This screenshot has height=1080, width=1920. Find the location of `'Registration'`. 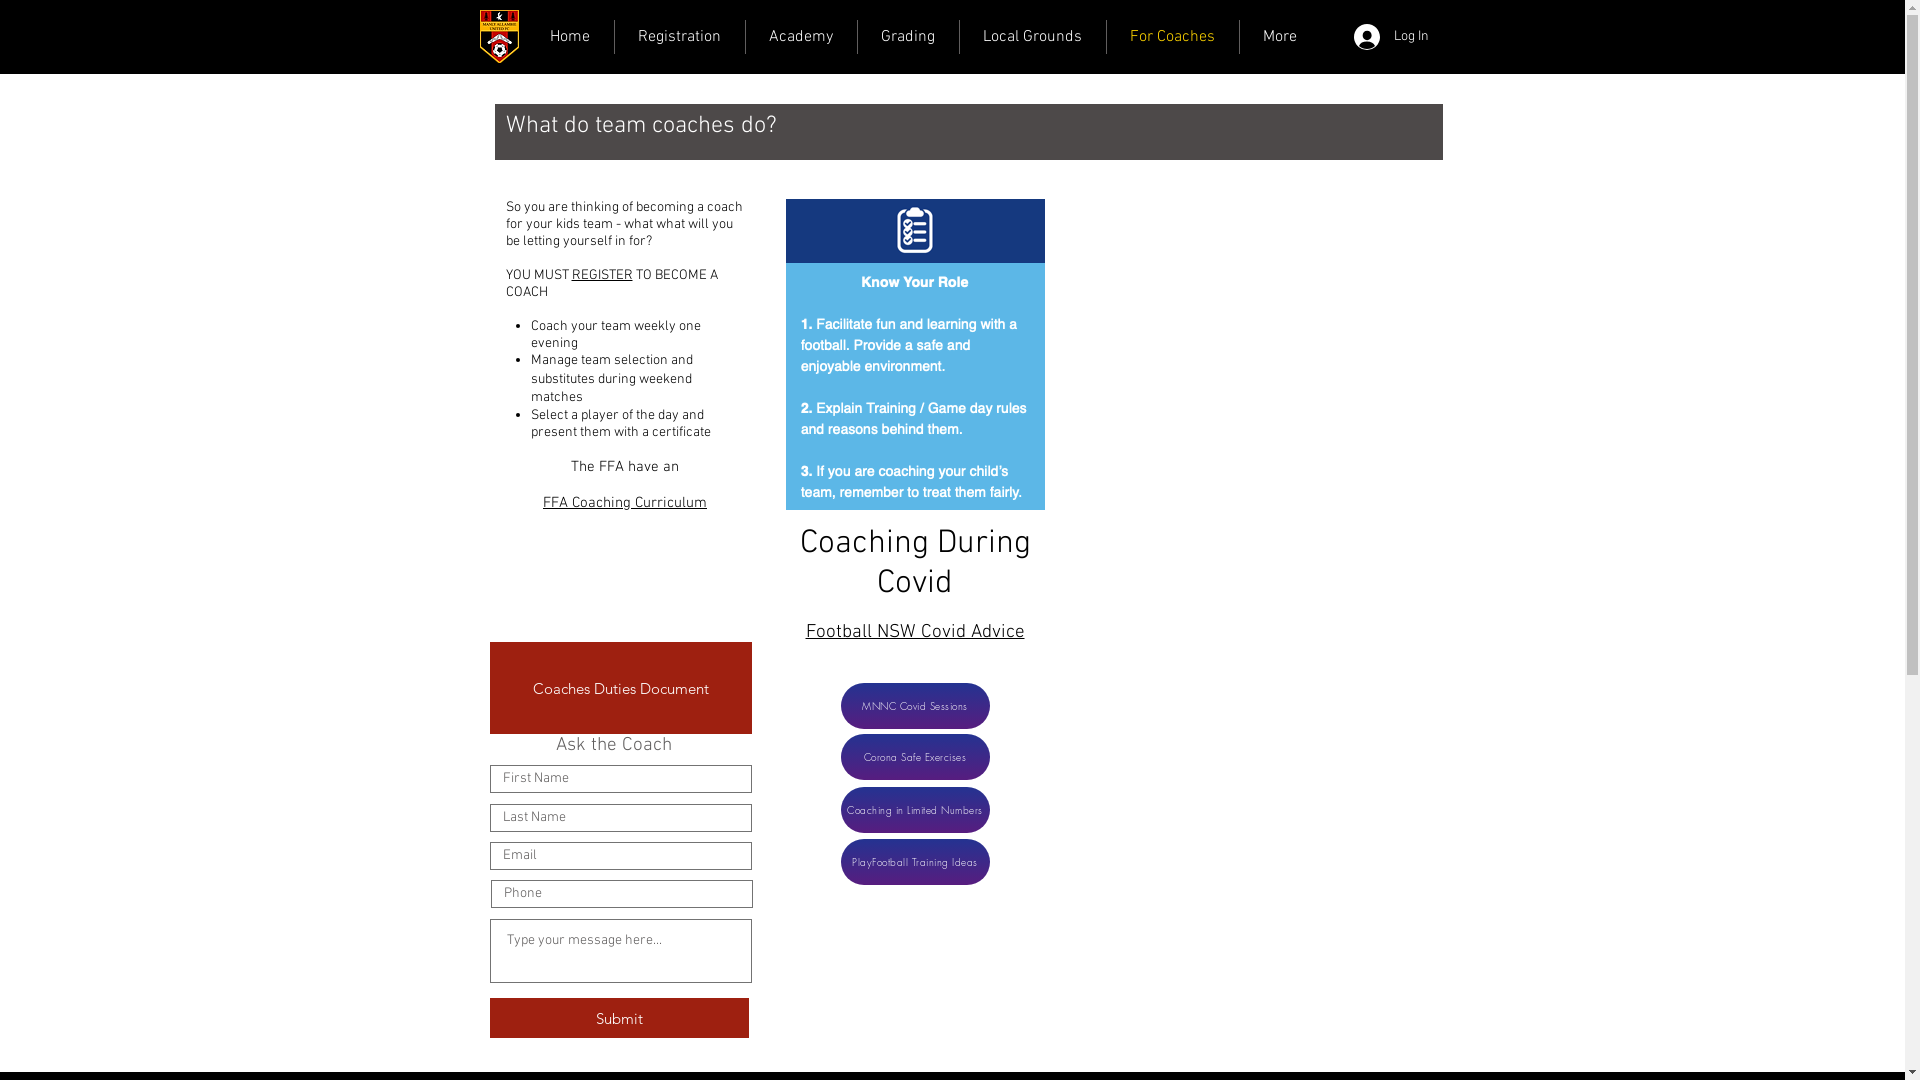

'Registration' is located at coordinates (678, 37).